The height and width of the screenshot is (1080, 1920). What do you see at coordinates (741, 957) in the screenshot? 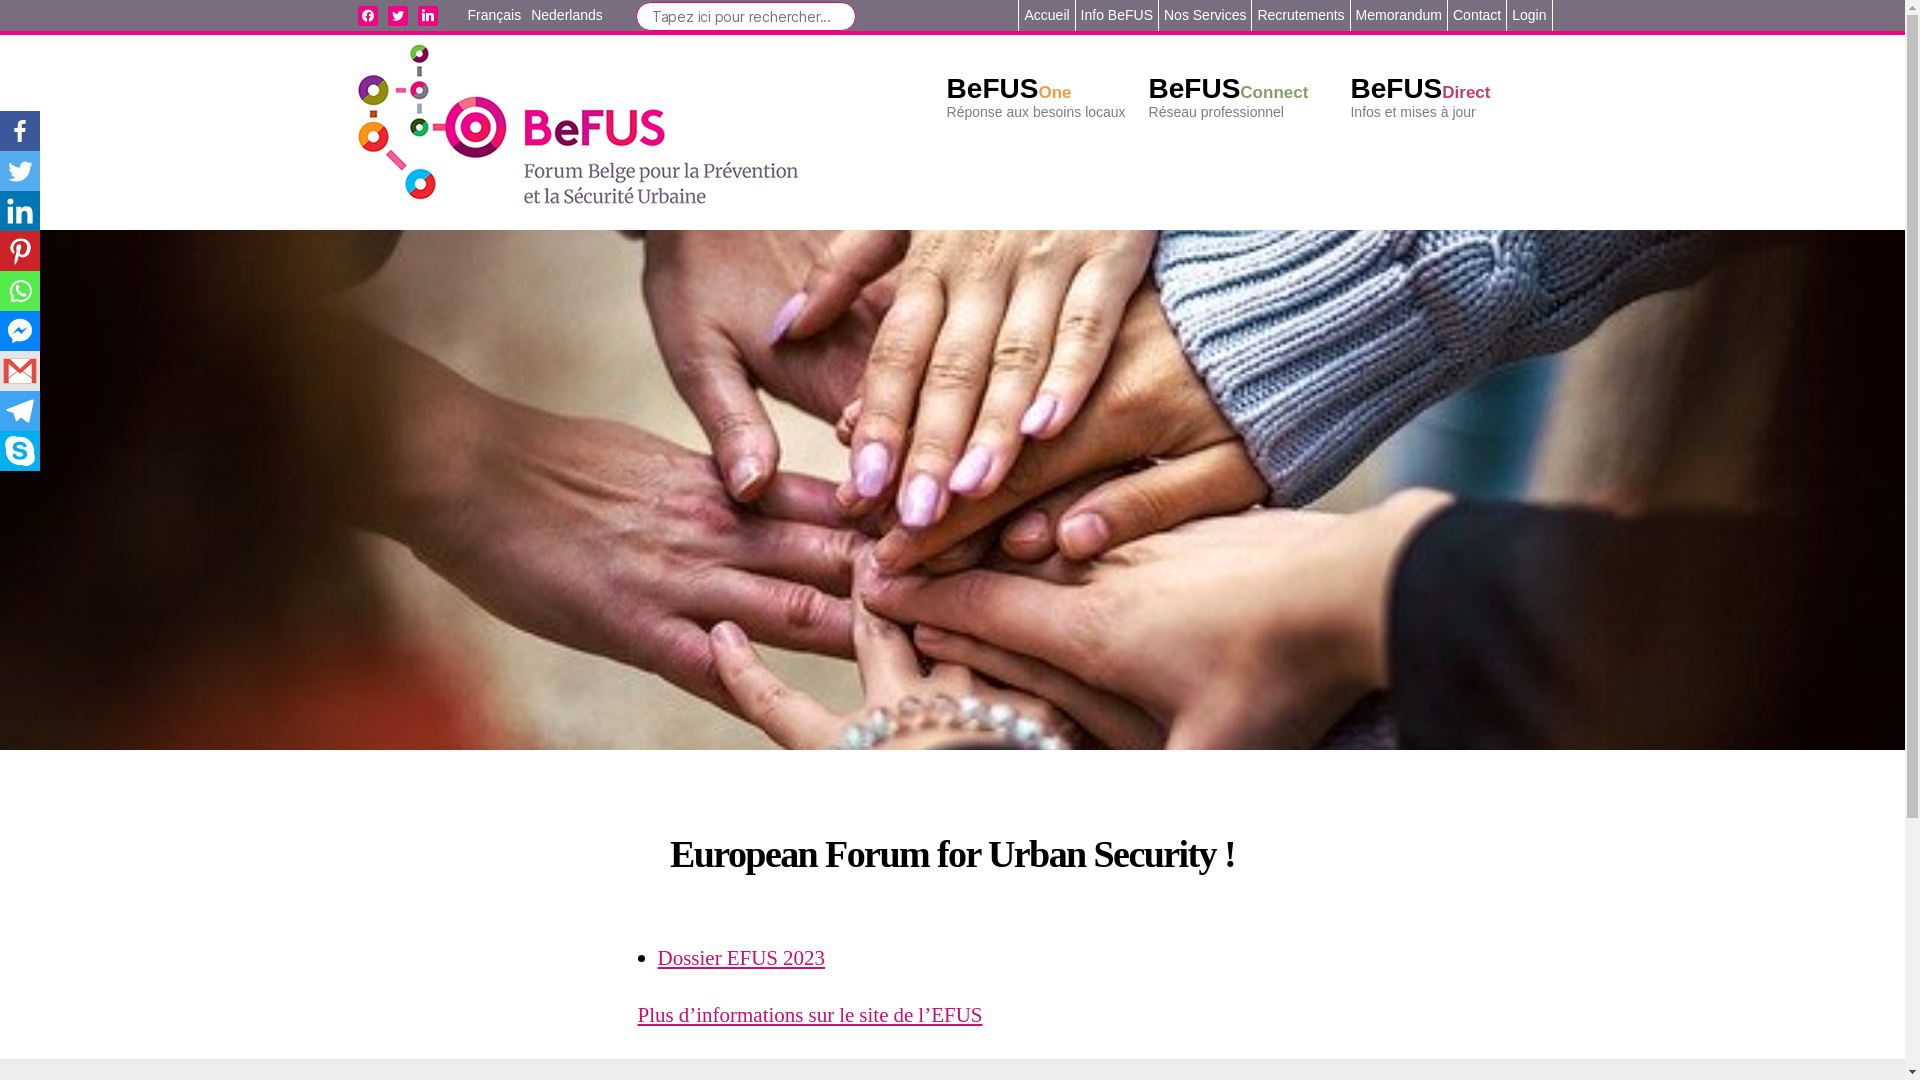
I see `'Dossier EFUS 2023'` at bounding box center [741, 957].